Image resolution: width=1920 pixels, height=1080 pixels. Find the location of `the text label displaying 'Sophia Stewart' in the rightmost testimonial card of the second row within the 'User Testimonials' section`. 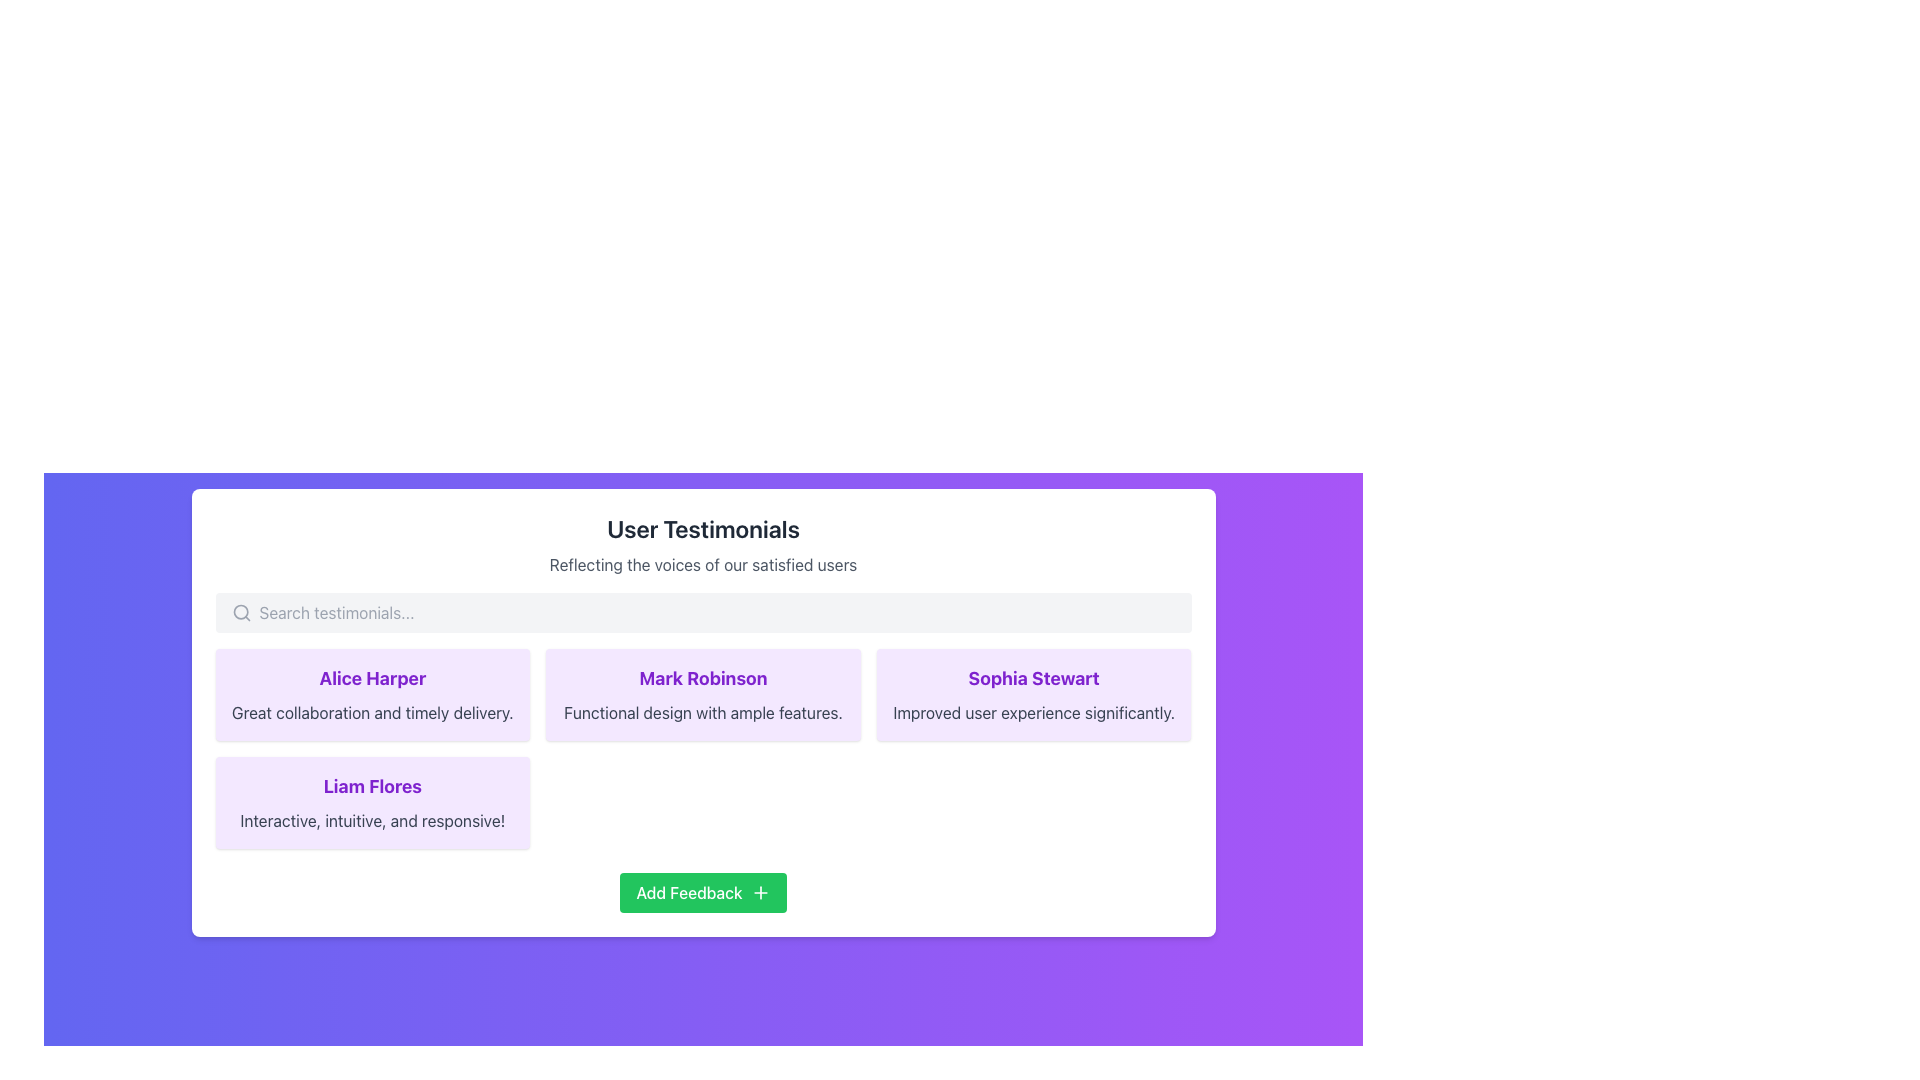

the text label displaying 'Sophia Stewart' in the rightmost testimonial card of the second row within the 'User Testimonials' section is located at coordinates (1034, 677).